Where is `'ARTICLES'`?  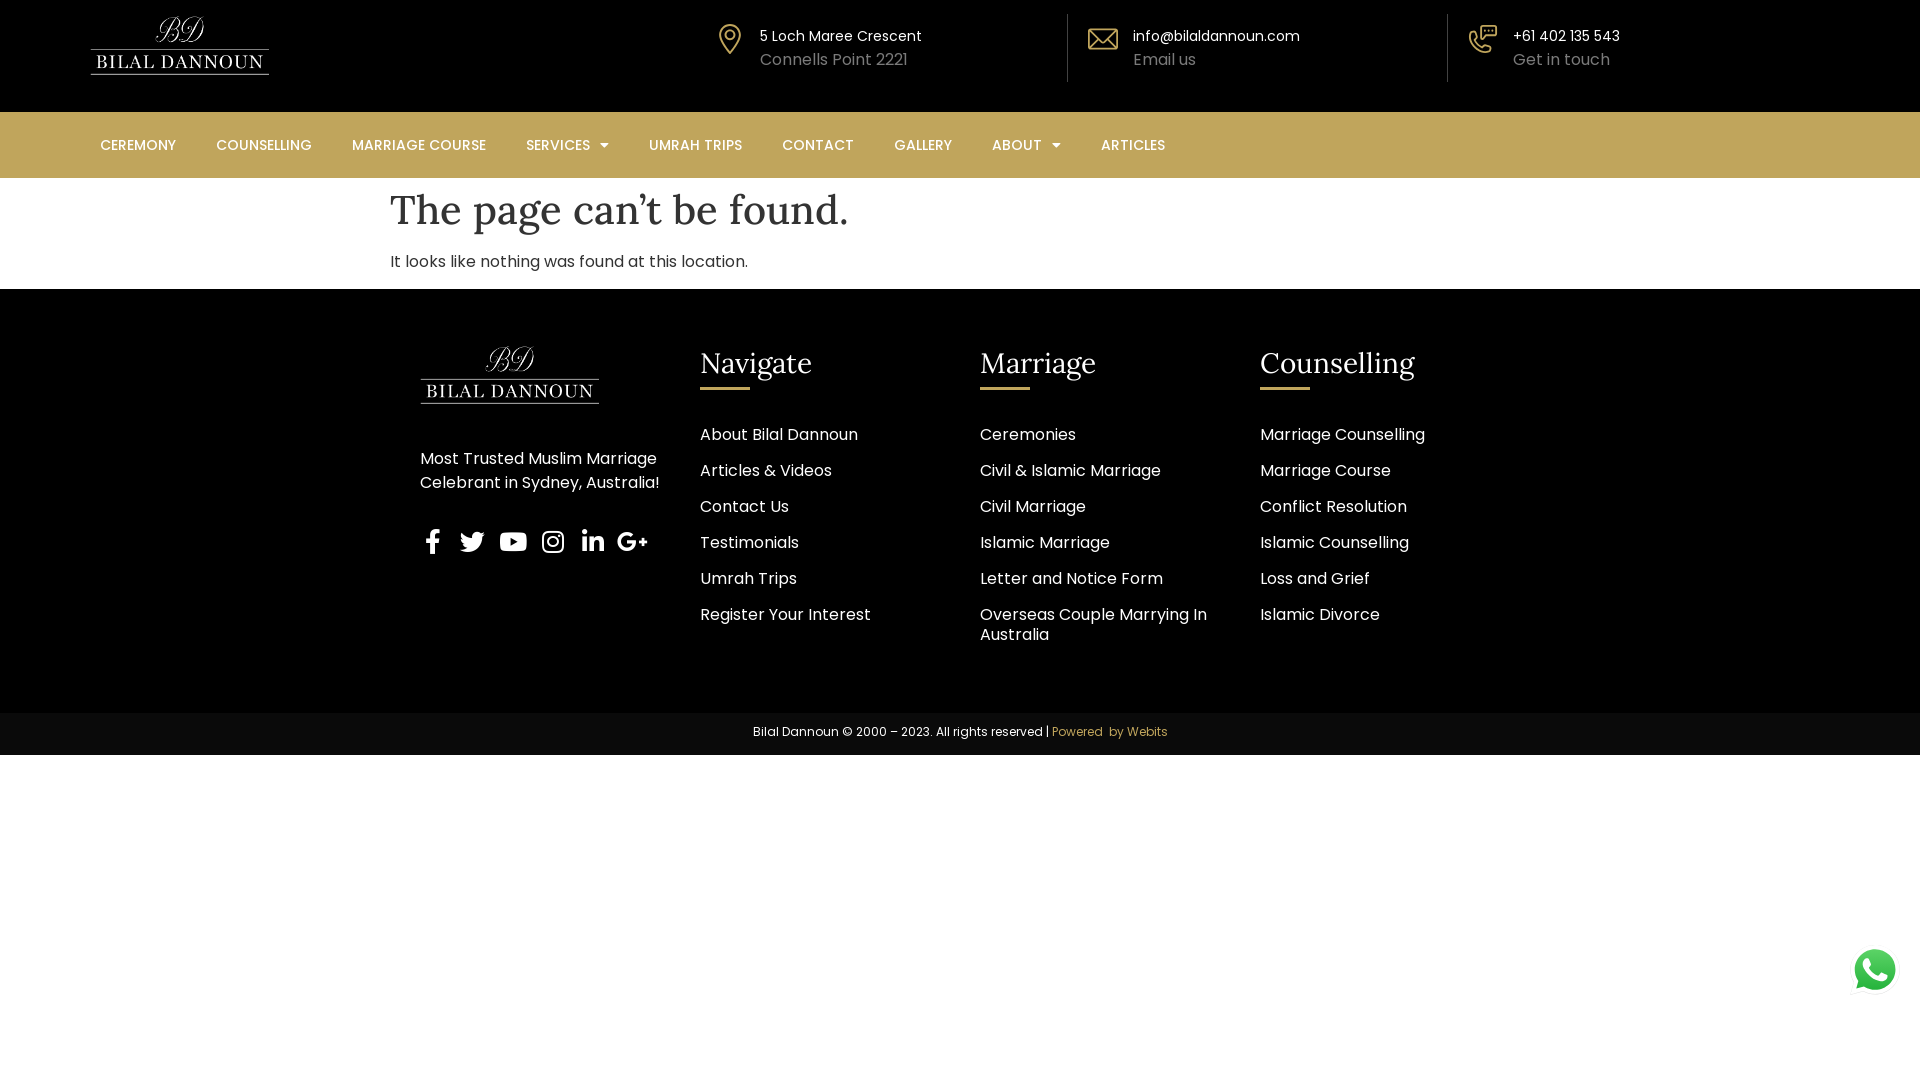
'ARTICLES' is located at coordinates (1132, 144).